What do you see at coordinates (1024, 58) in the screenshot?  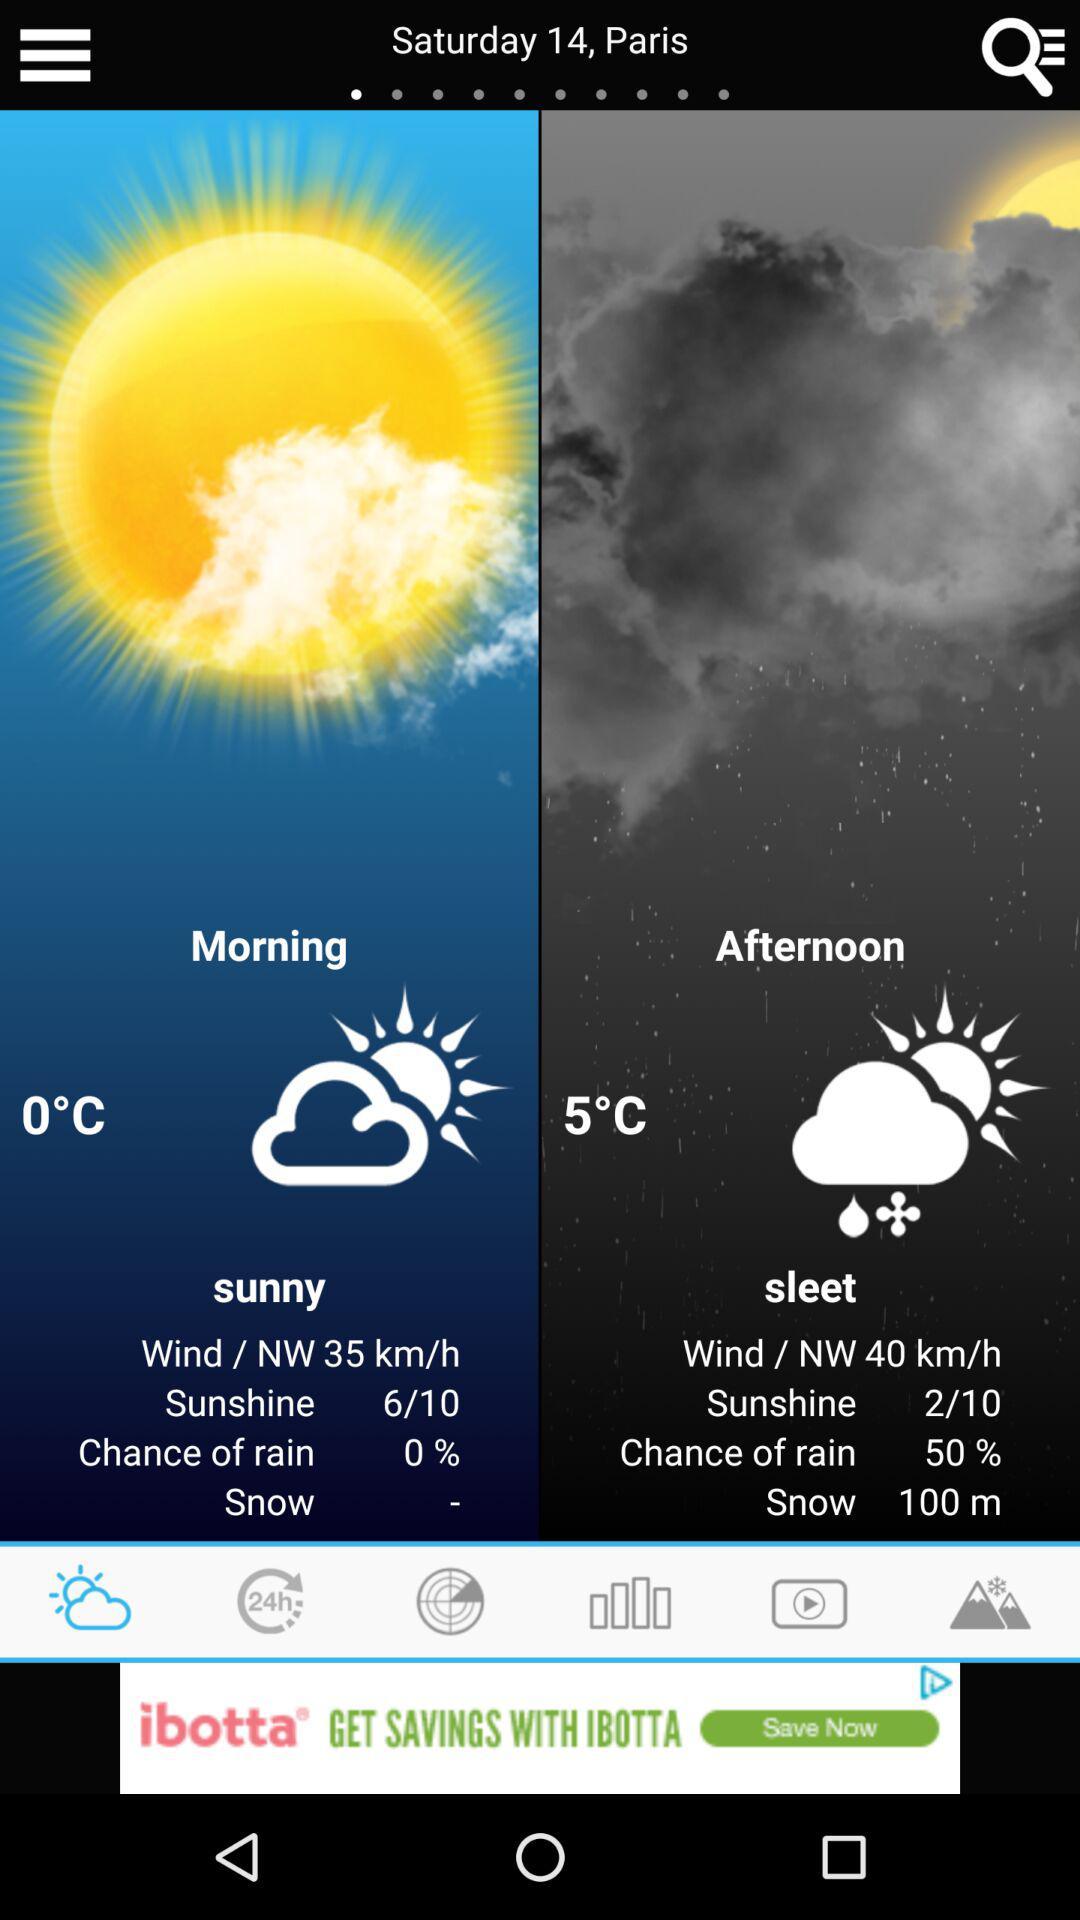 I see `the search icon` at bounding box center [1024, 58].